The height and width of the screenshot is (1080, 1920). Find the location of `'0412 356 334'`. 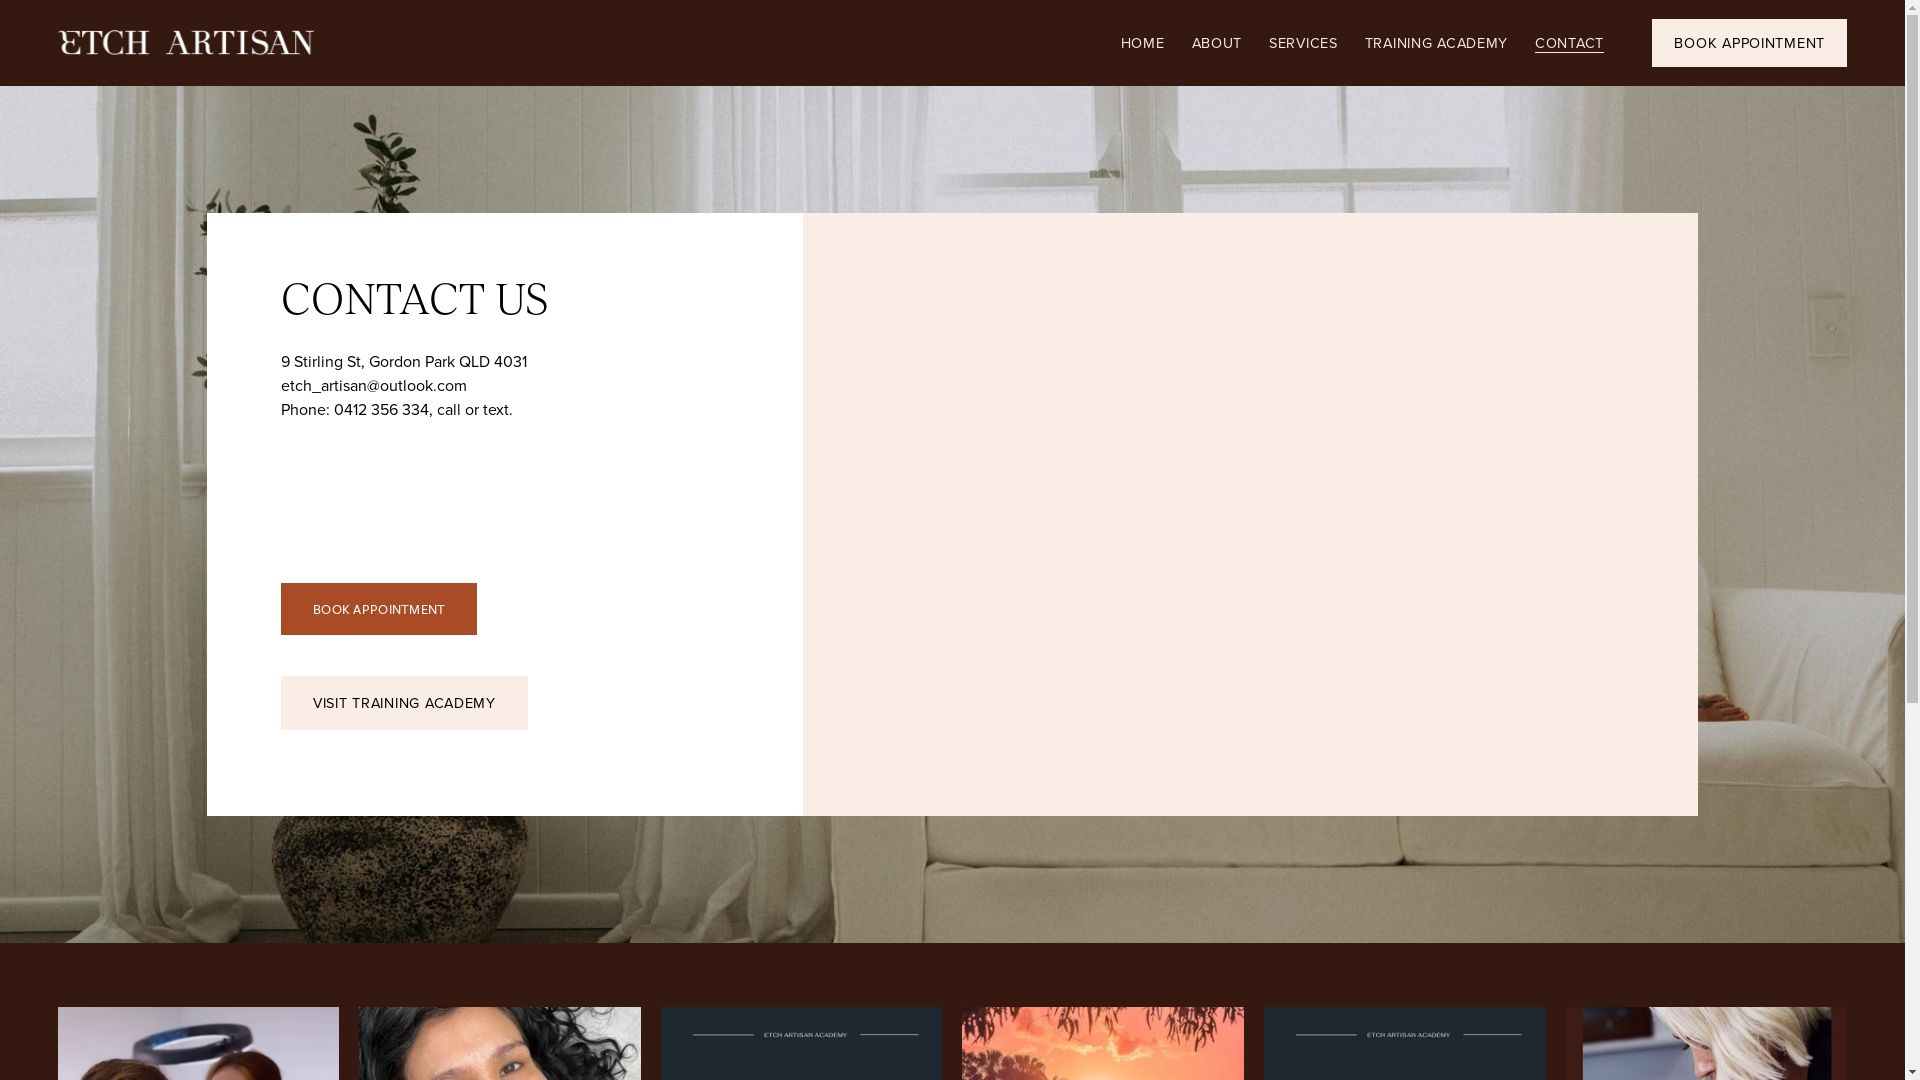

'0412 356 334' is located at coordinates (381, 408).